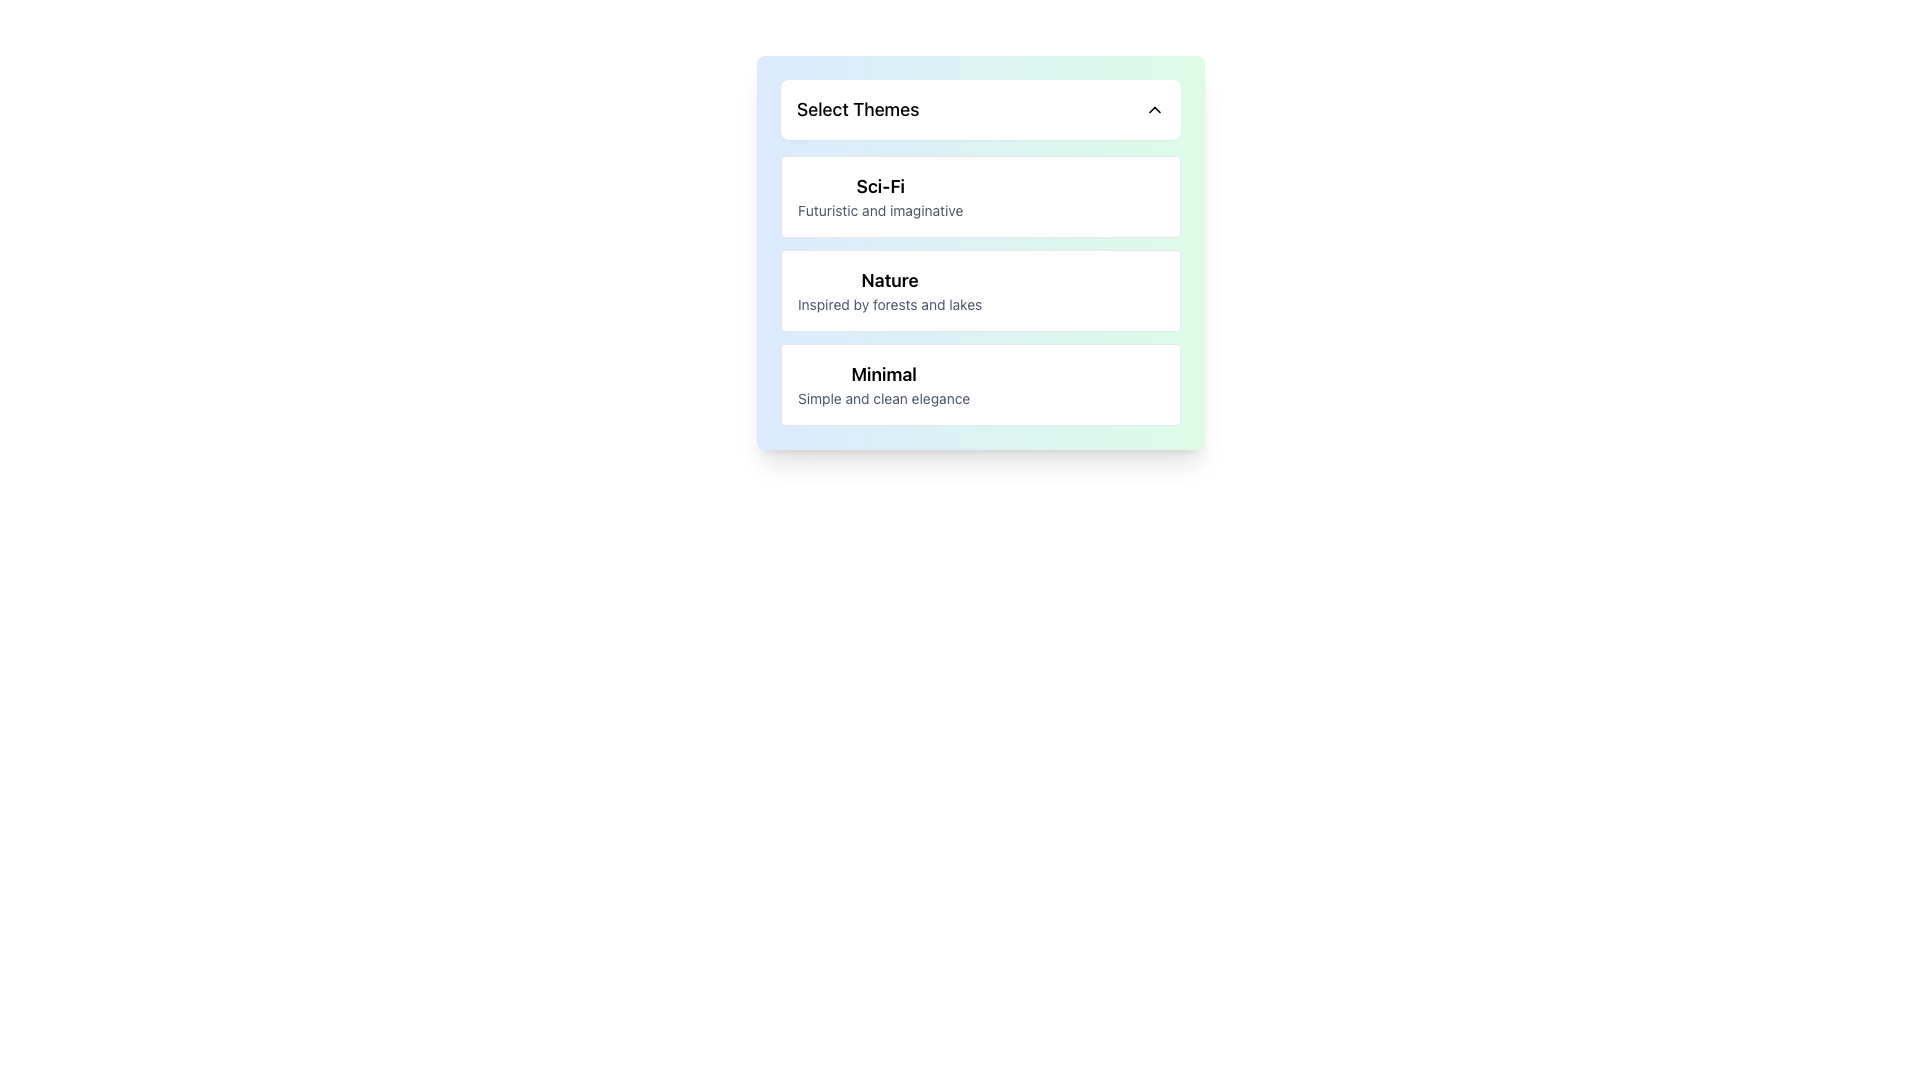 This screenshot has height=1080, width=1920. I want to click on the descriptive subtitle text label that provides details about the 'Nature' theme, which is the second themed section in the vertical list, so click(889, 304).